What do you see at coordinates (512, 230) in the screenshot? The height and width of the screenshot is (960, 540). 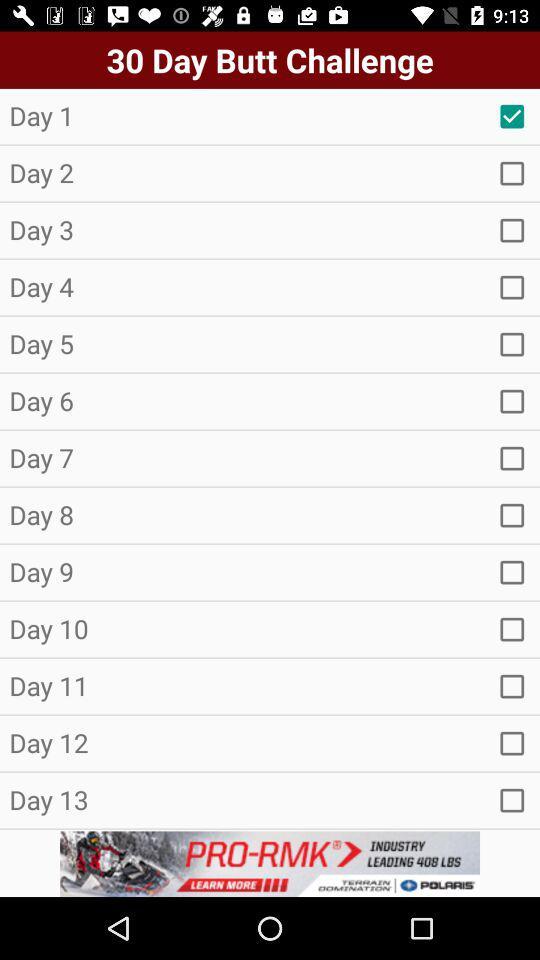 I see `item` at bounding box center [512, 230].